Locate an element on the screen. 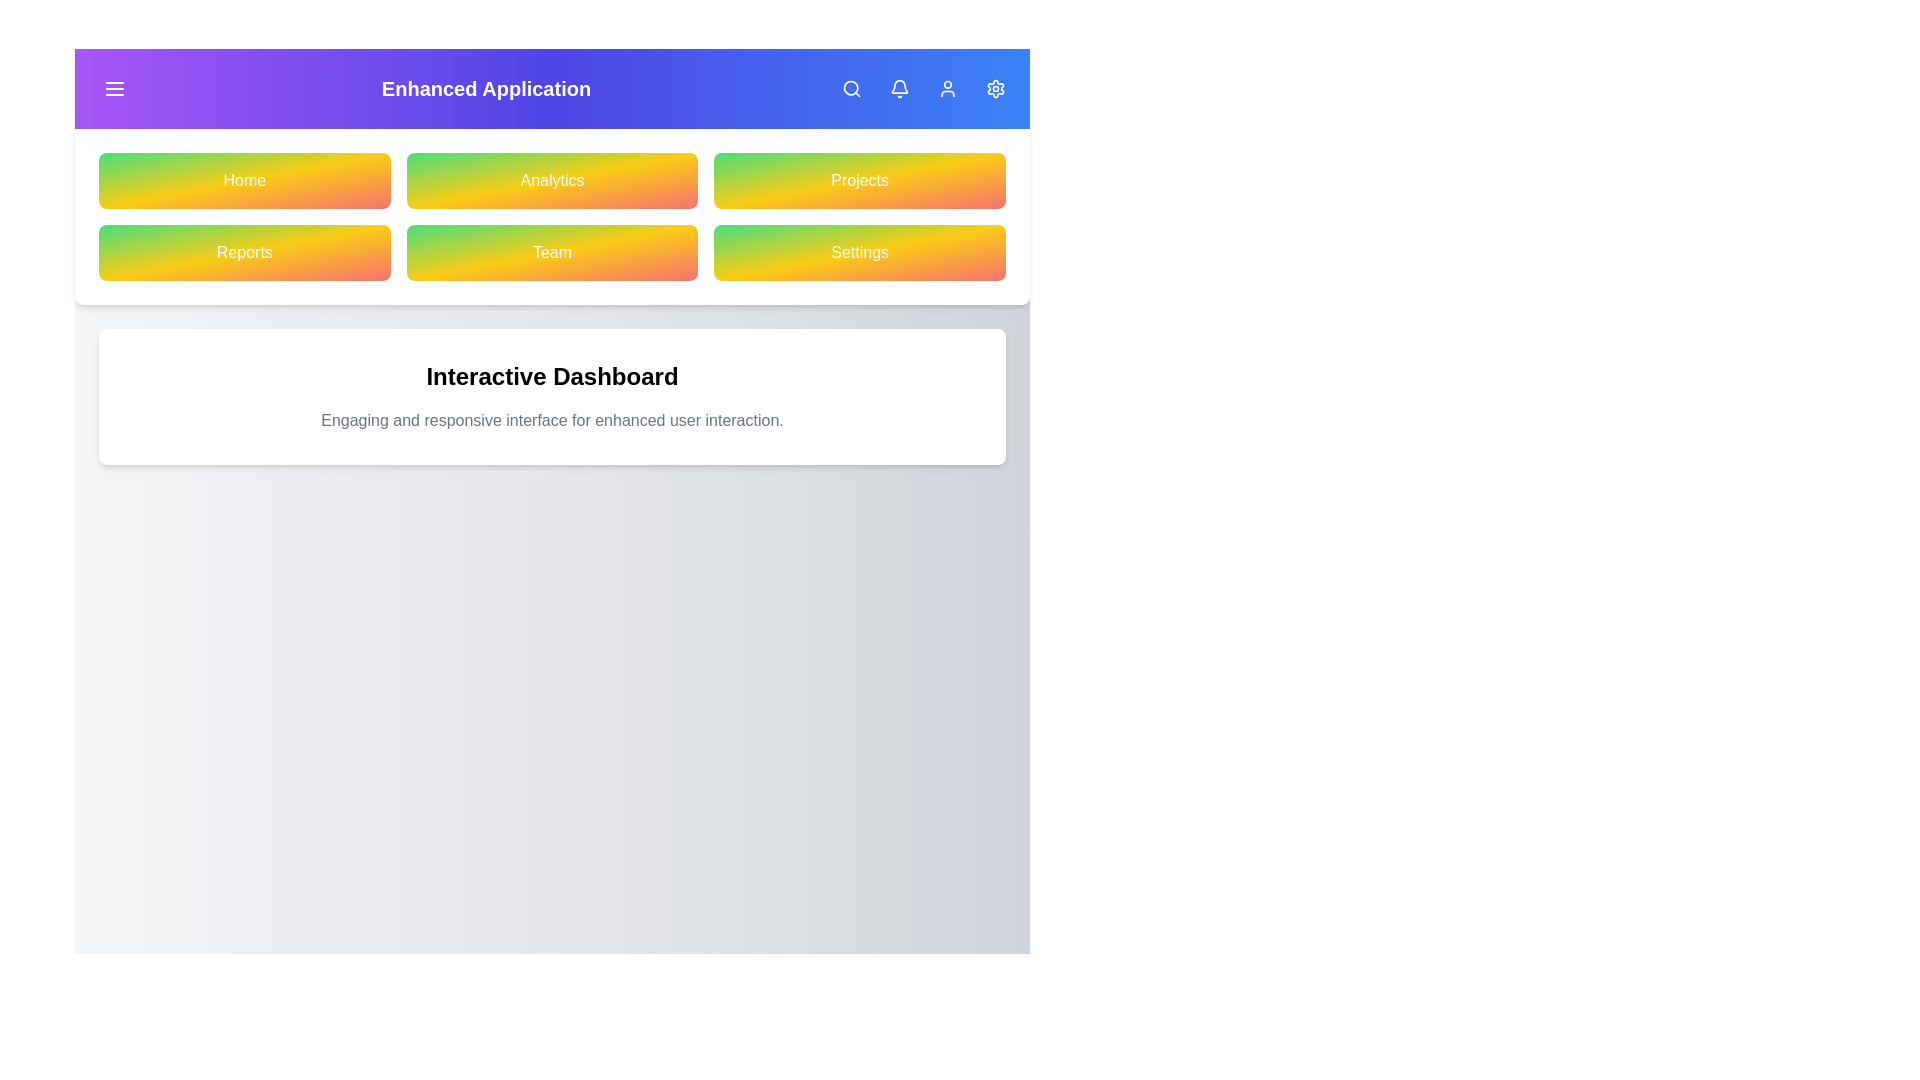  the User header icon is located at coordinates (947, 87).